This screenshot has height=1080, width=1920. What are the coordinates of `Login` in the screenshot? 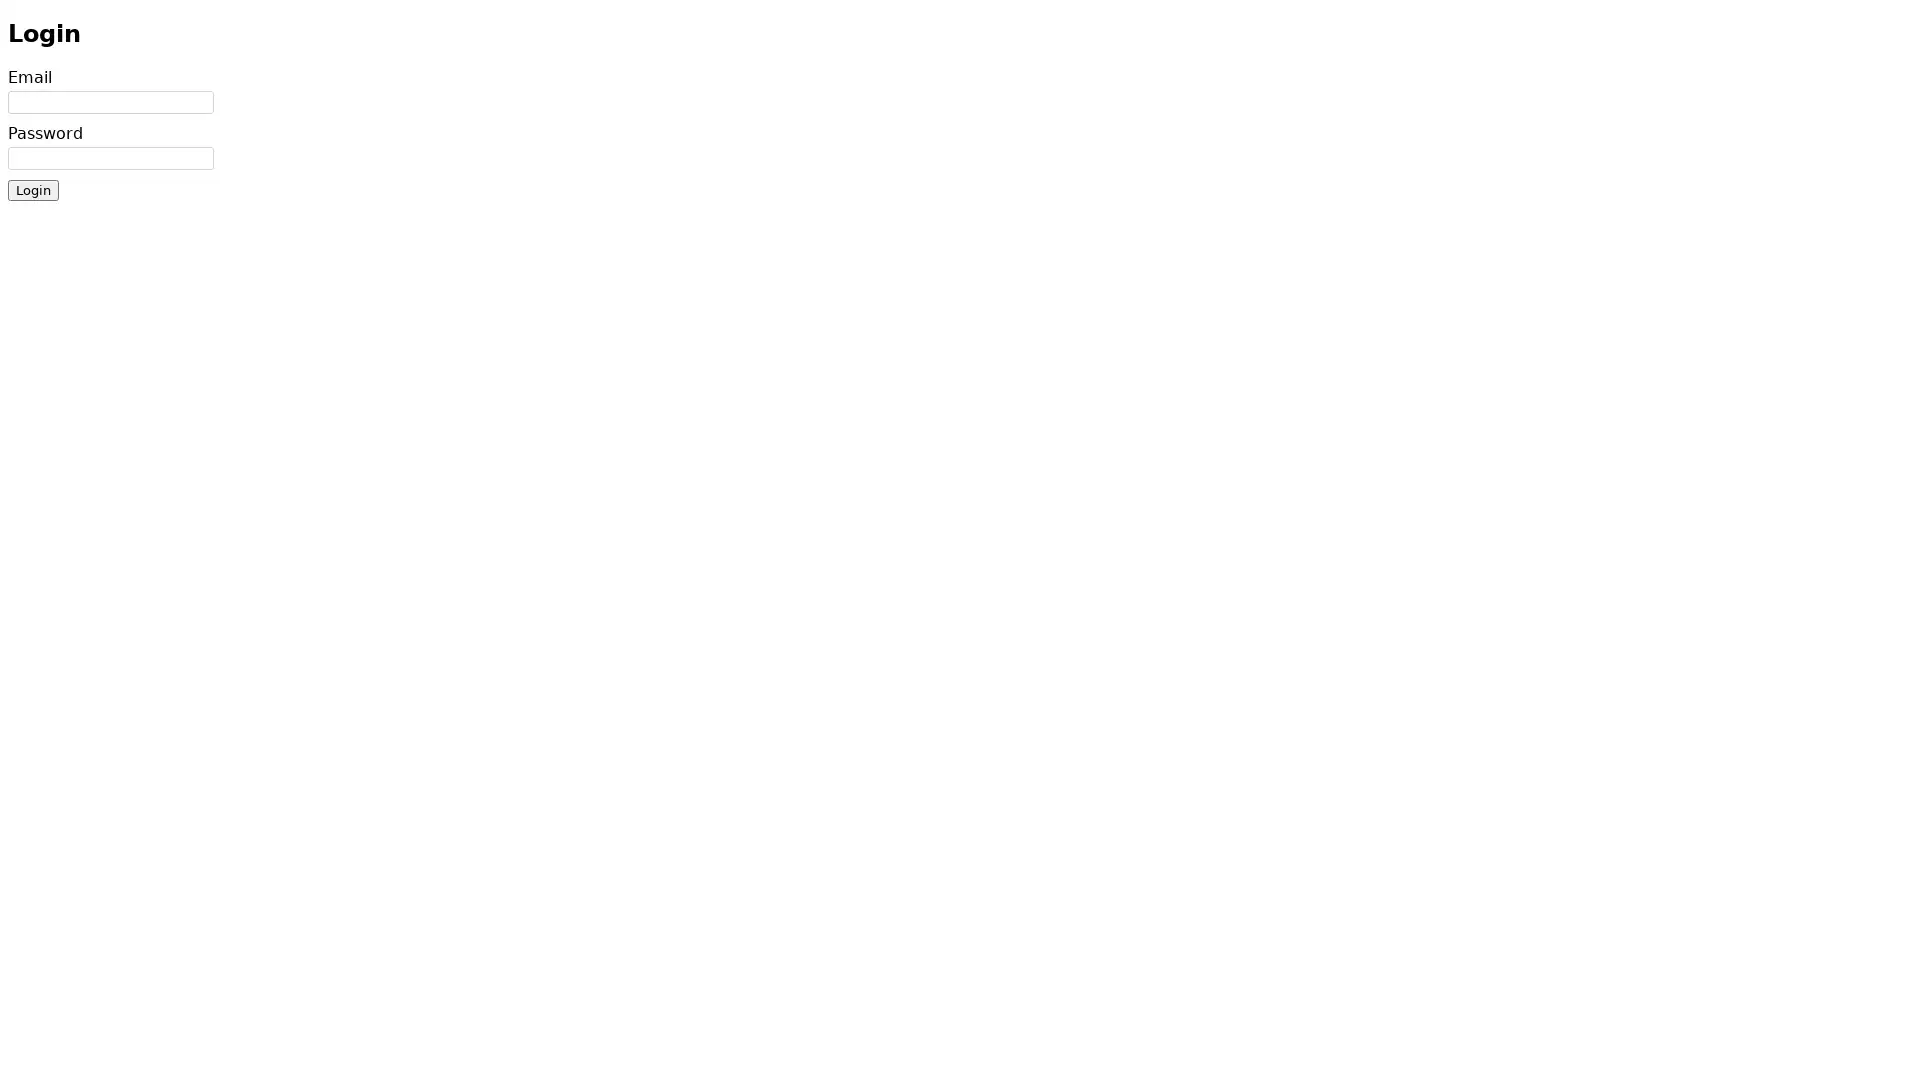 It's located at (33, 189).